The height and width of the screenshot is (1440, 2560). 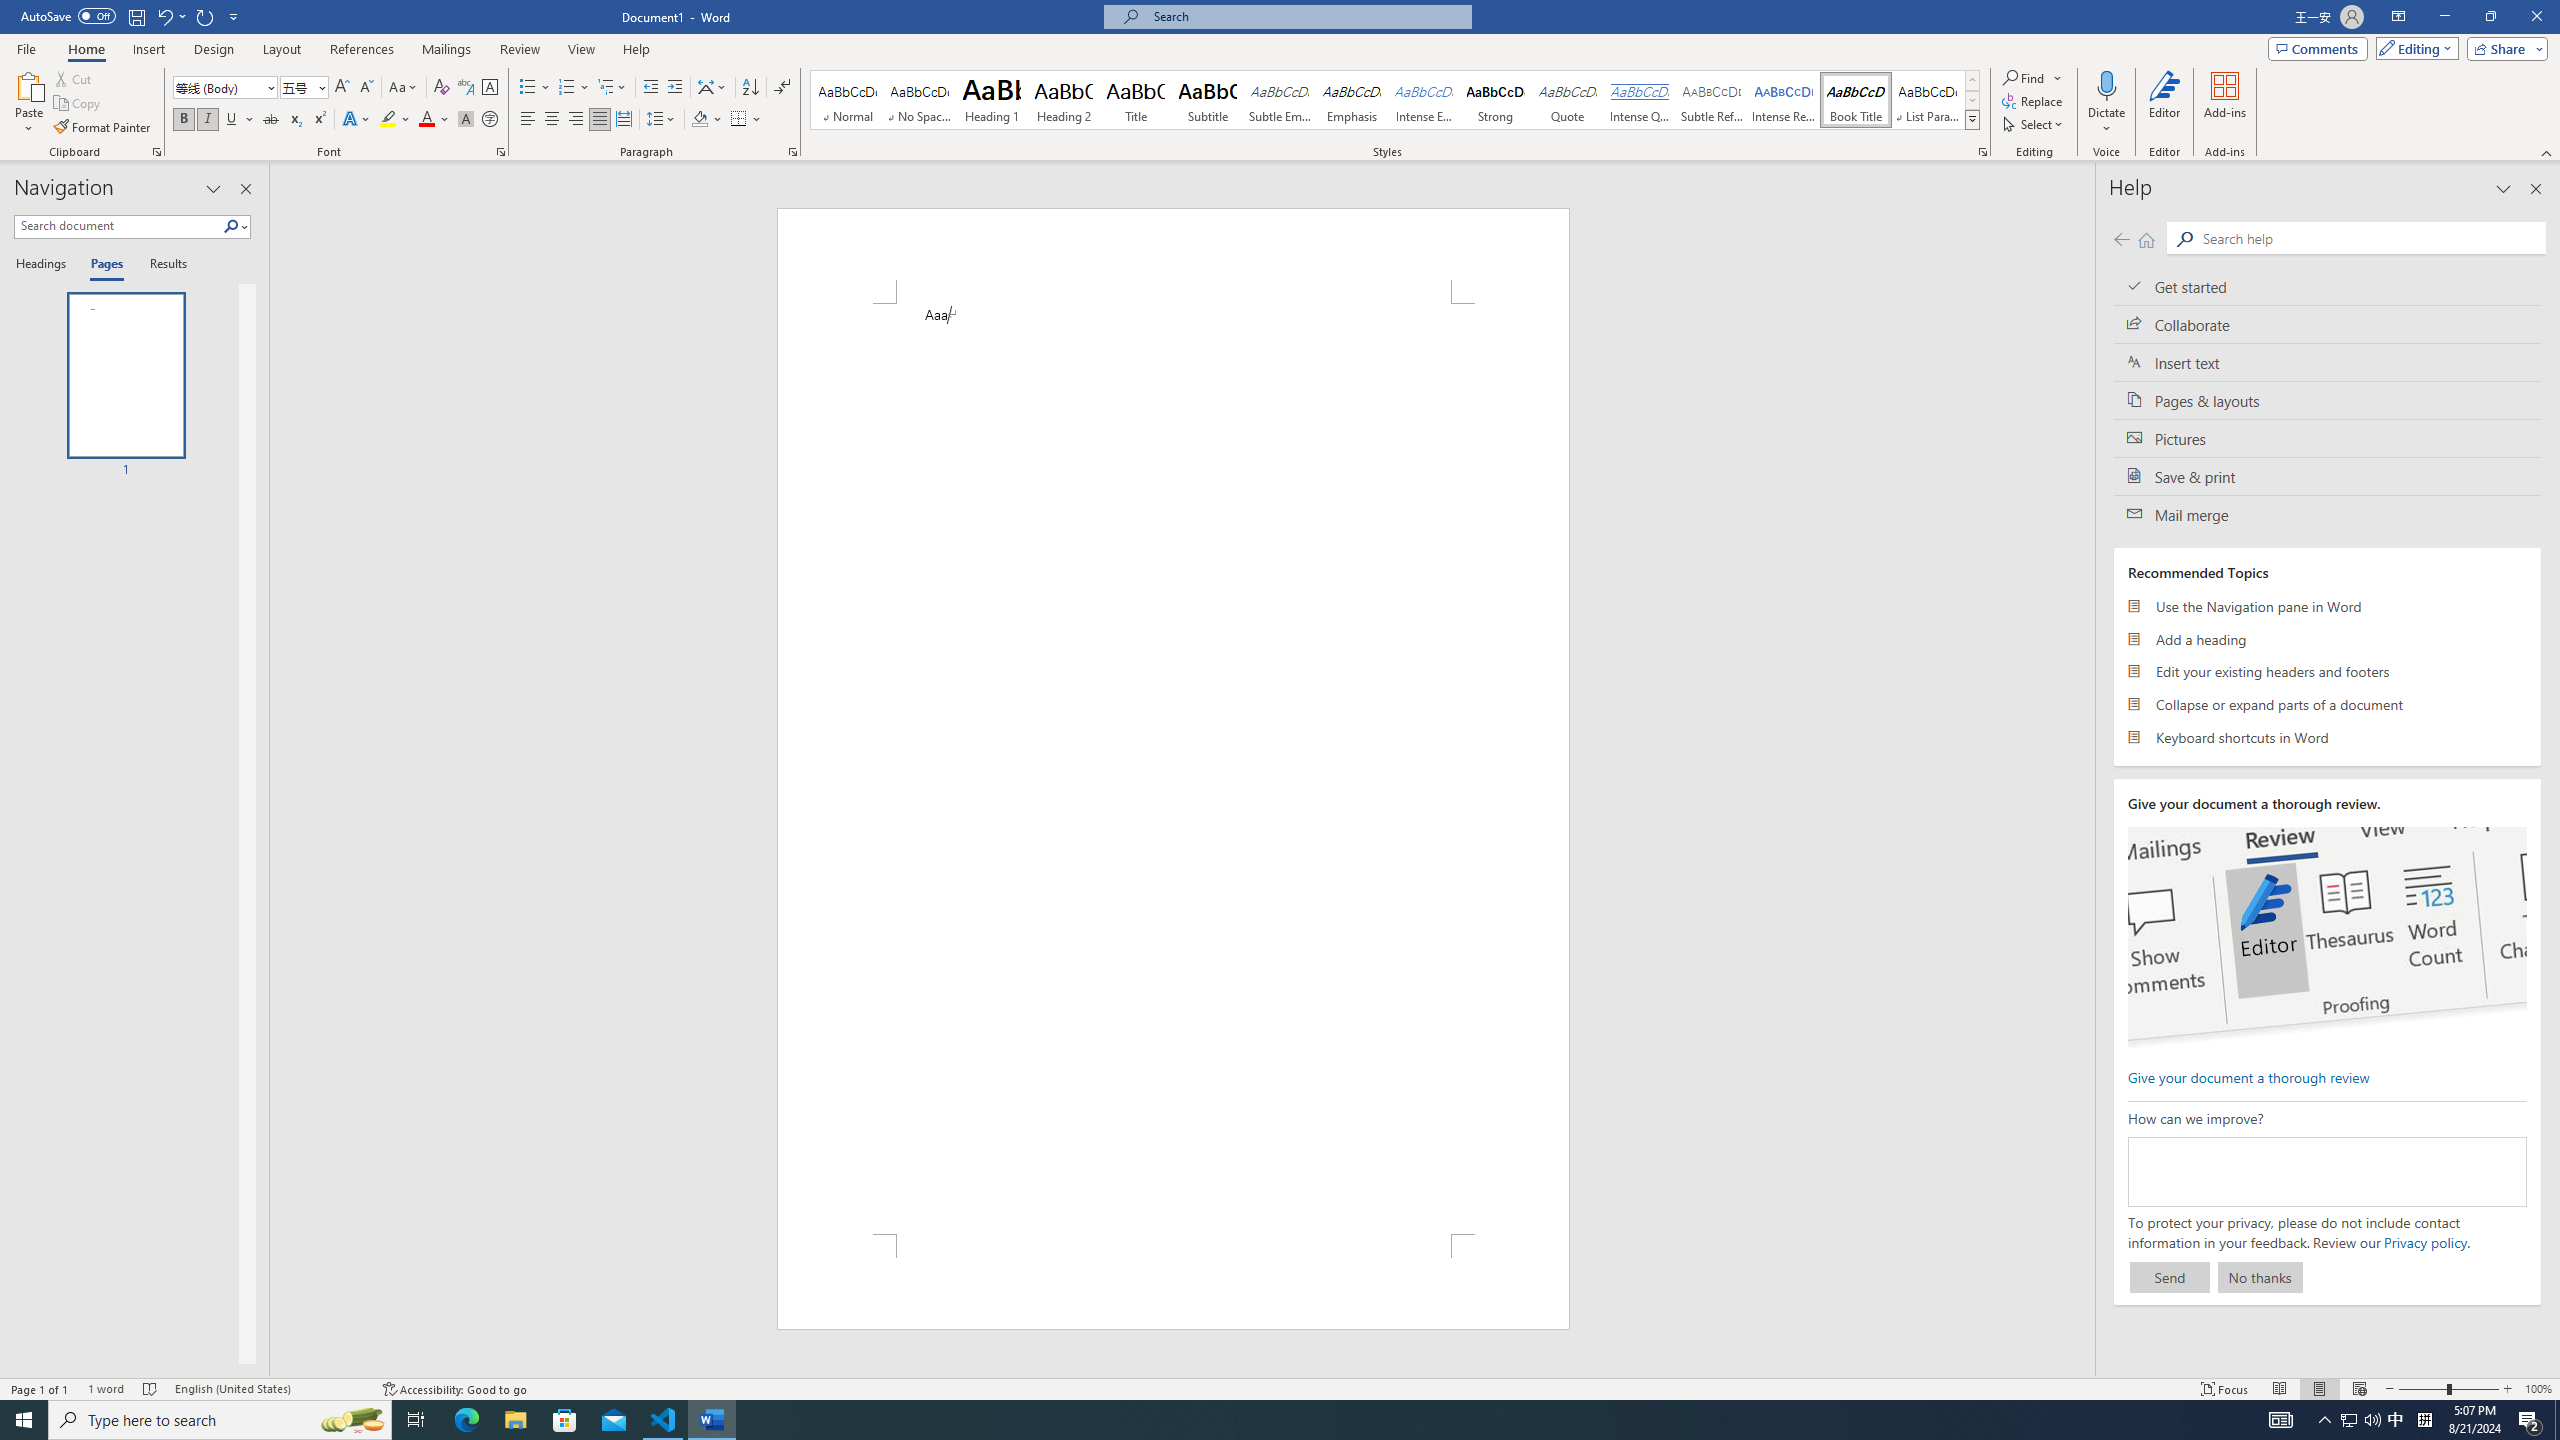 I want to click on 'Use the Navigation pane in Word', so click(x=2327, y=605).